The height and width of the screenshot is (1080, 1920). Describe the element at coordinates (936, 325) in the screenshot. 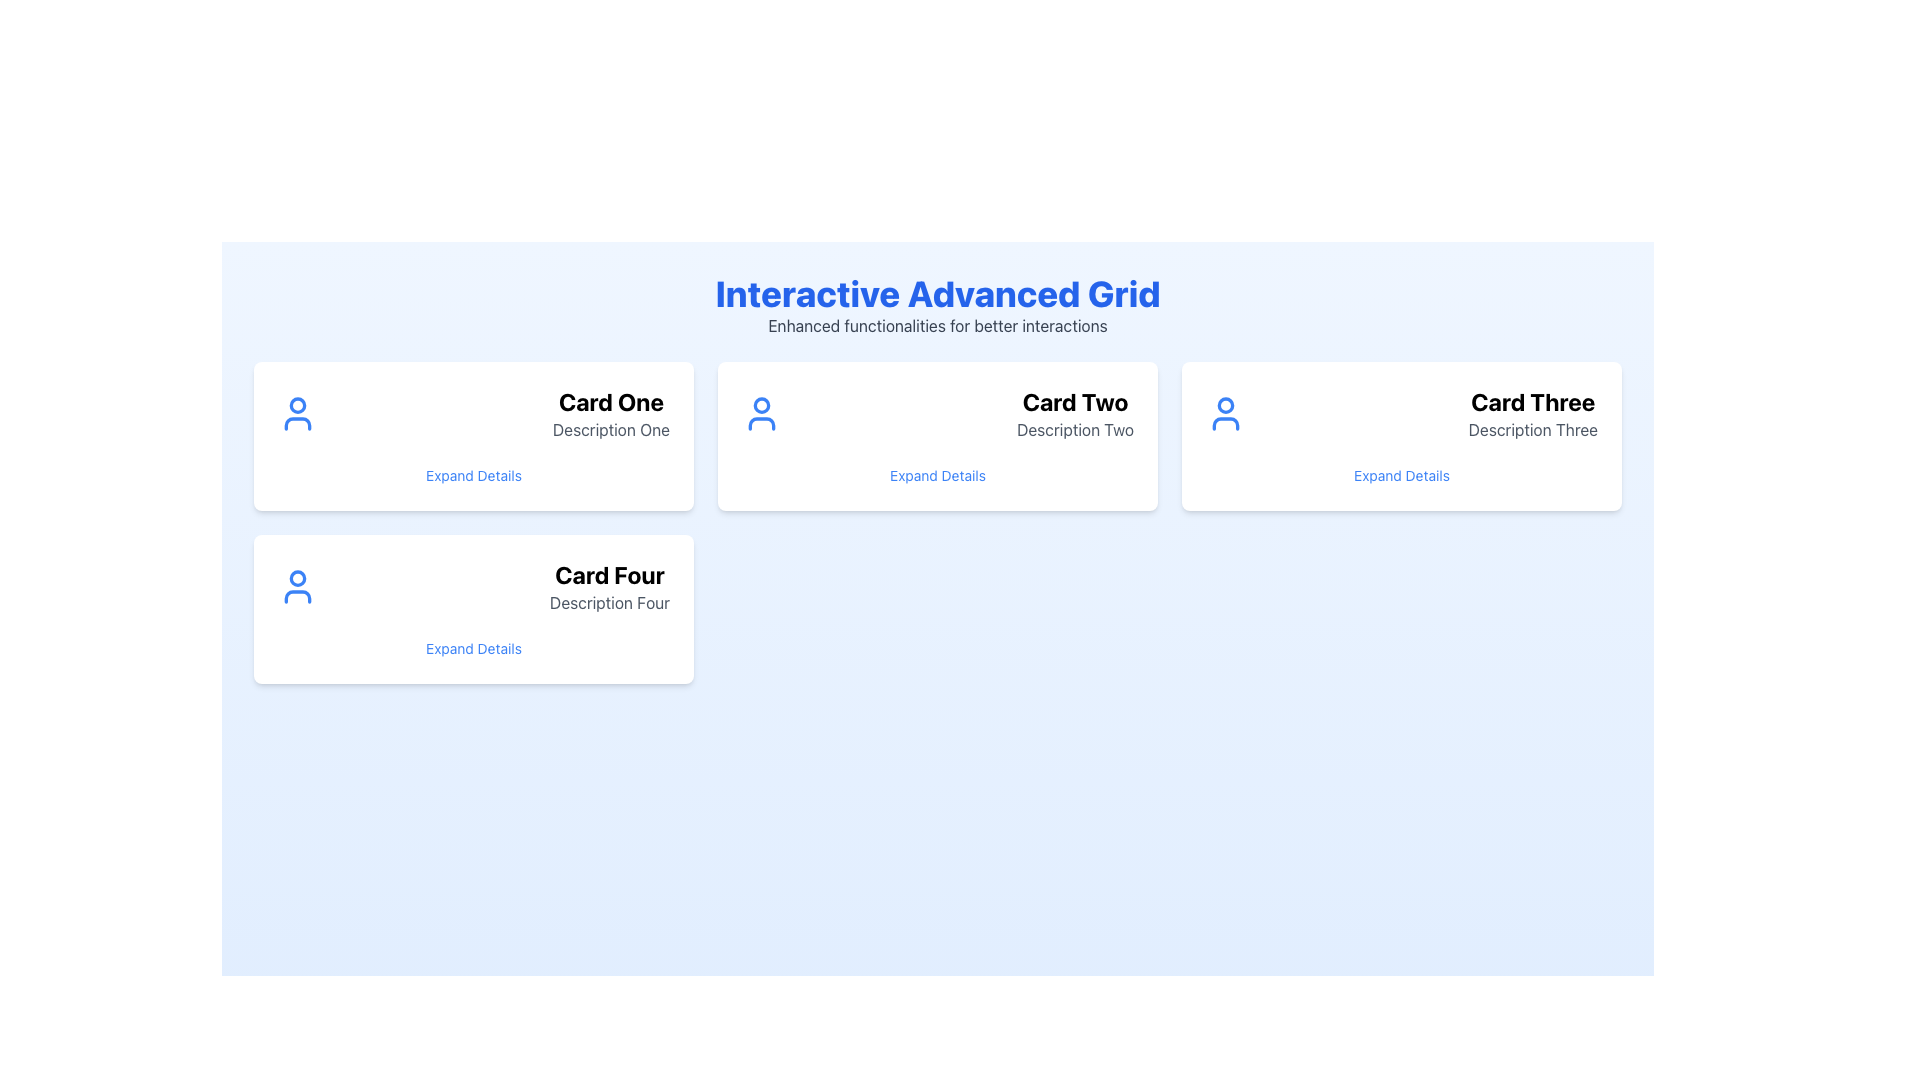

I see `the text label providing supplementary information located directly beneath the title 'Interactive Advanced Grid'` at that location.